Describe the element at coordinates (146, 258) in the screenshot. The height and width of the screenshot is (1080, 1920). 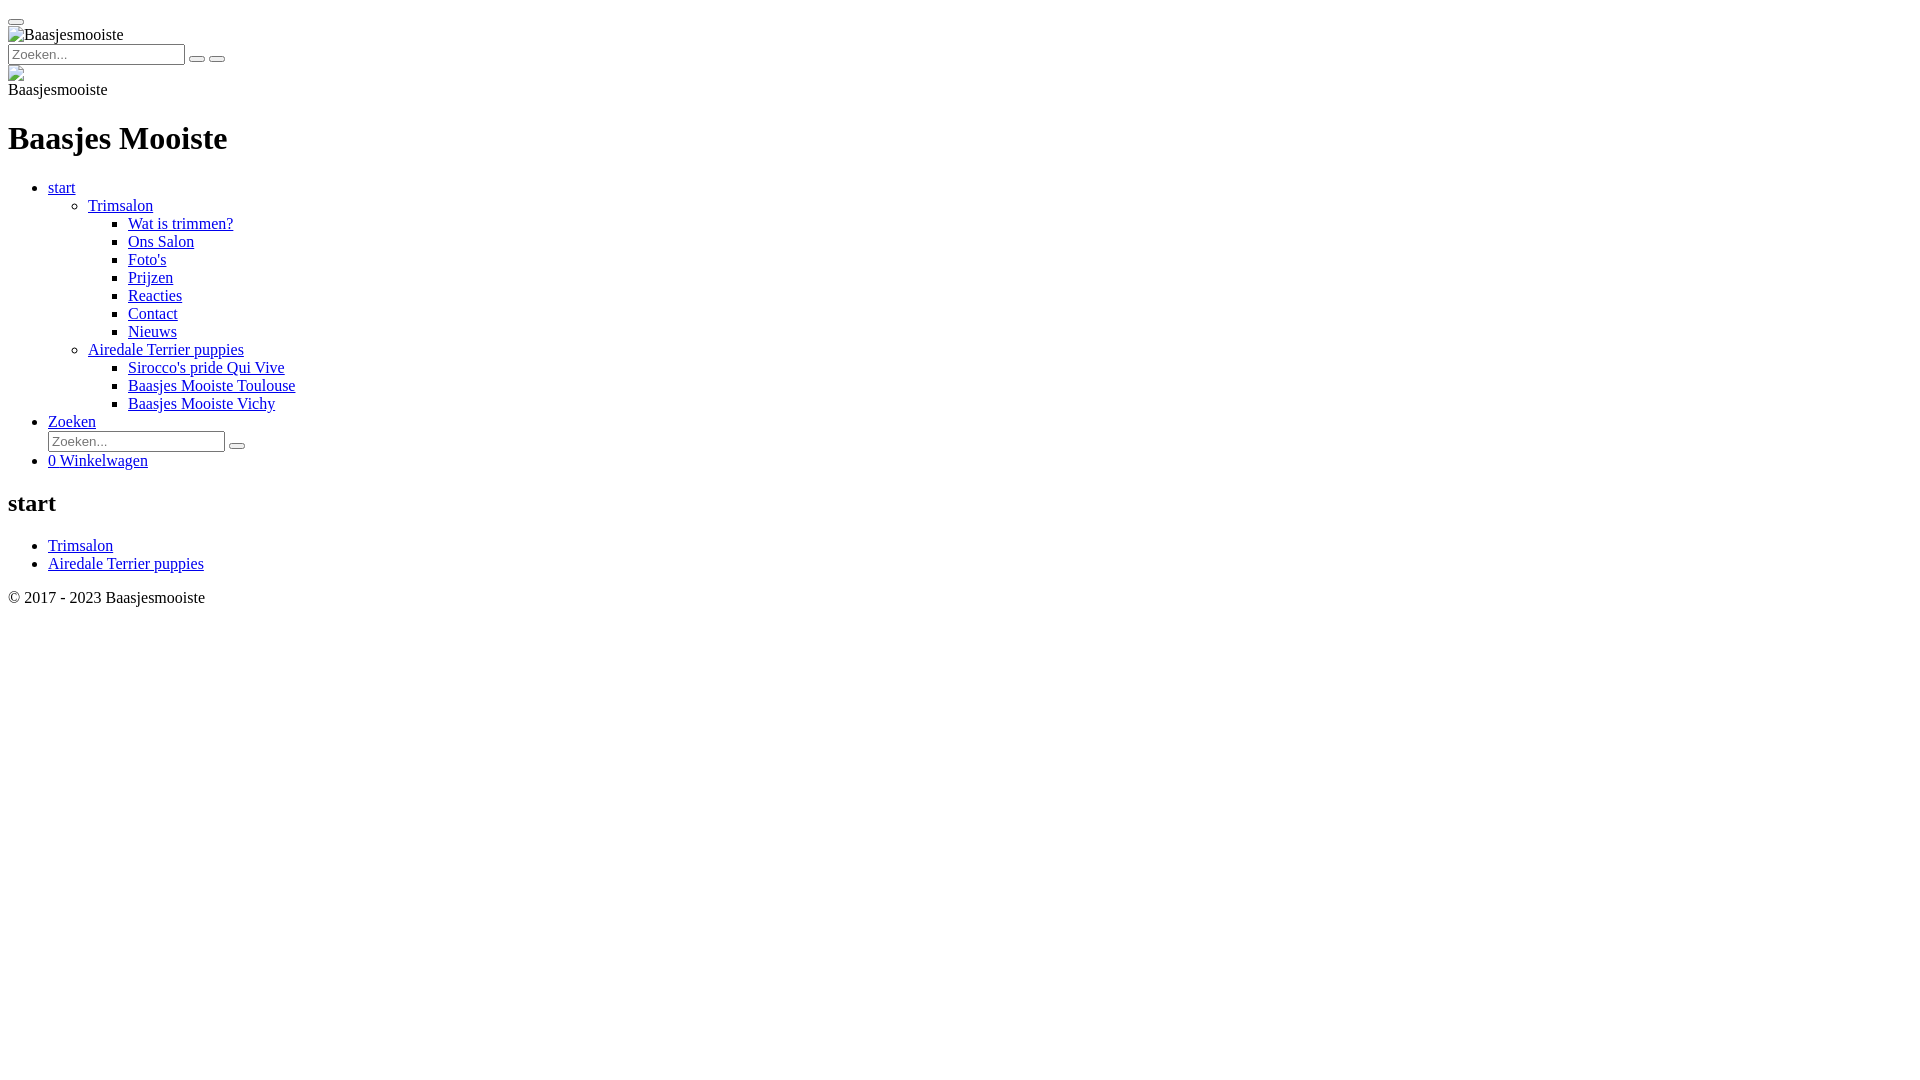
I see `'Foto's'` at that location.